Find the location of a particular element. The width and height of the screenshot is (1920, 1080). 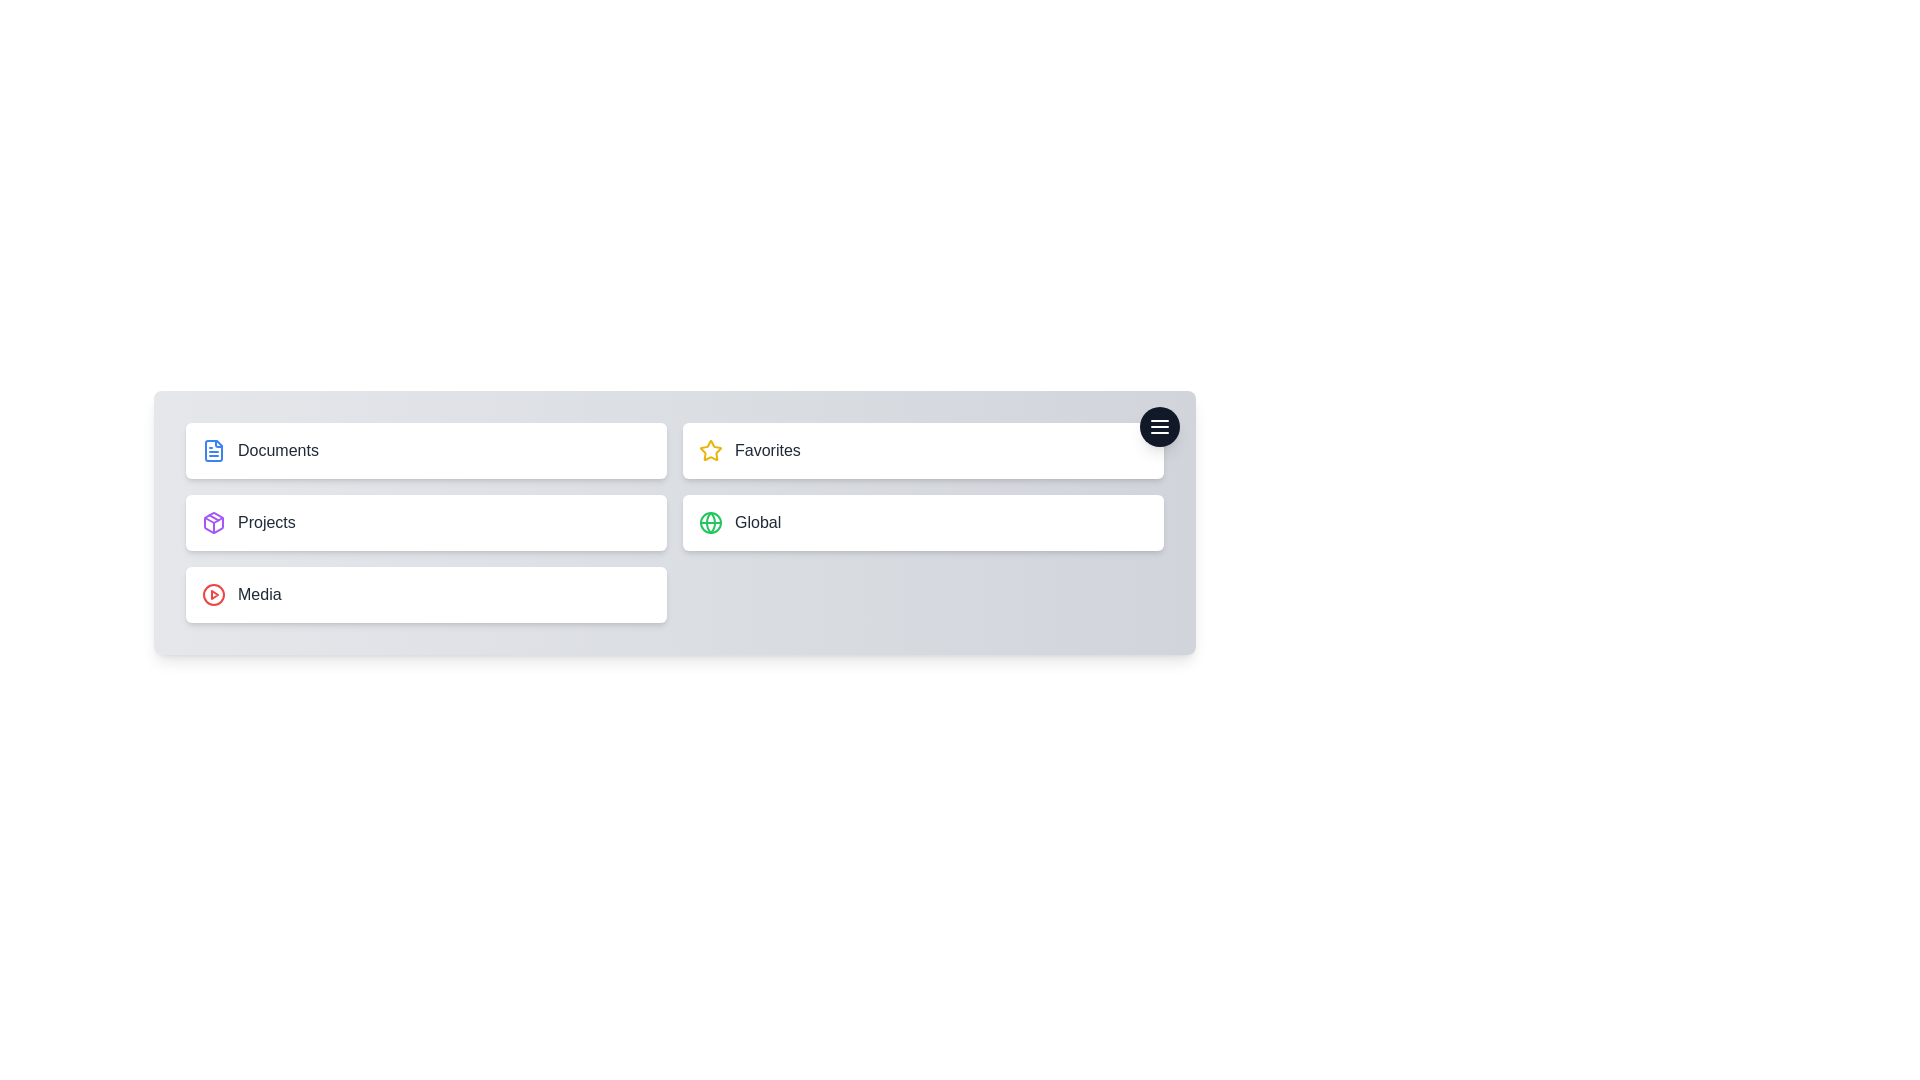

the menu item labeled Documents to preview its effects is located at coordinates (425, 451).